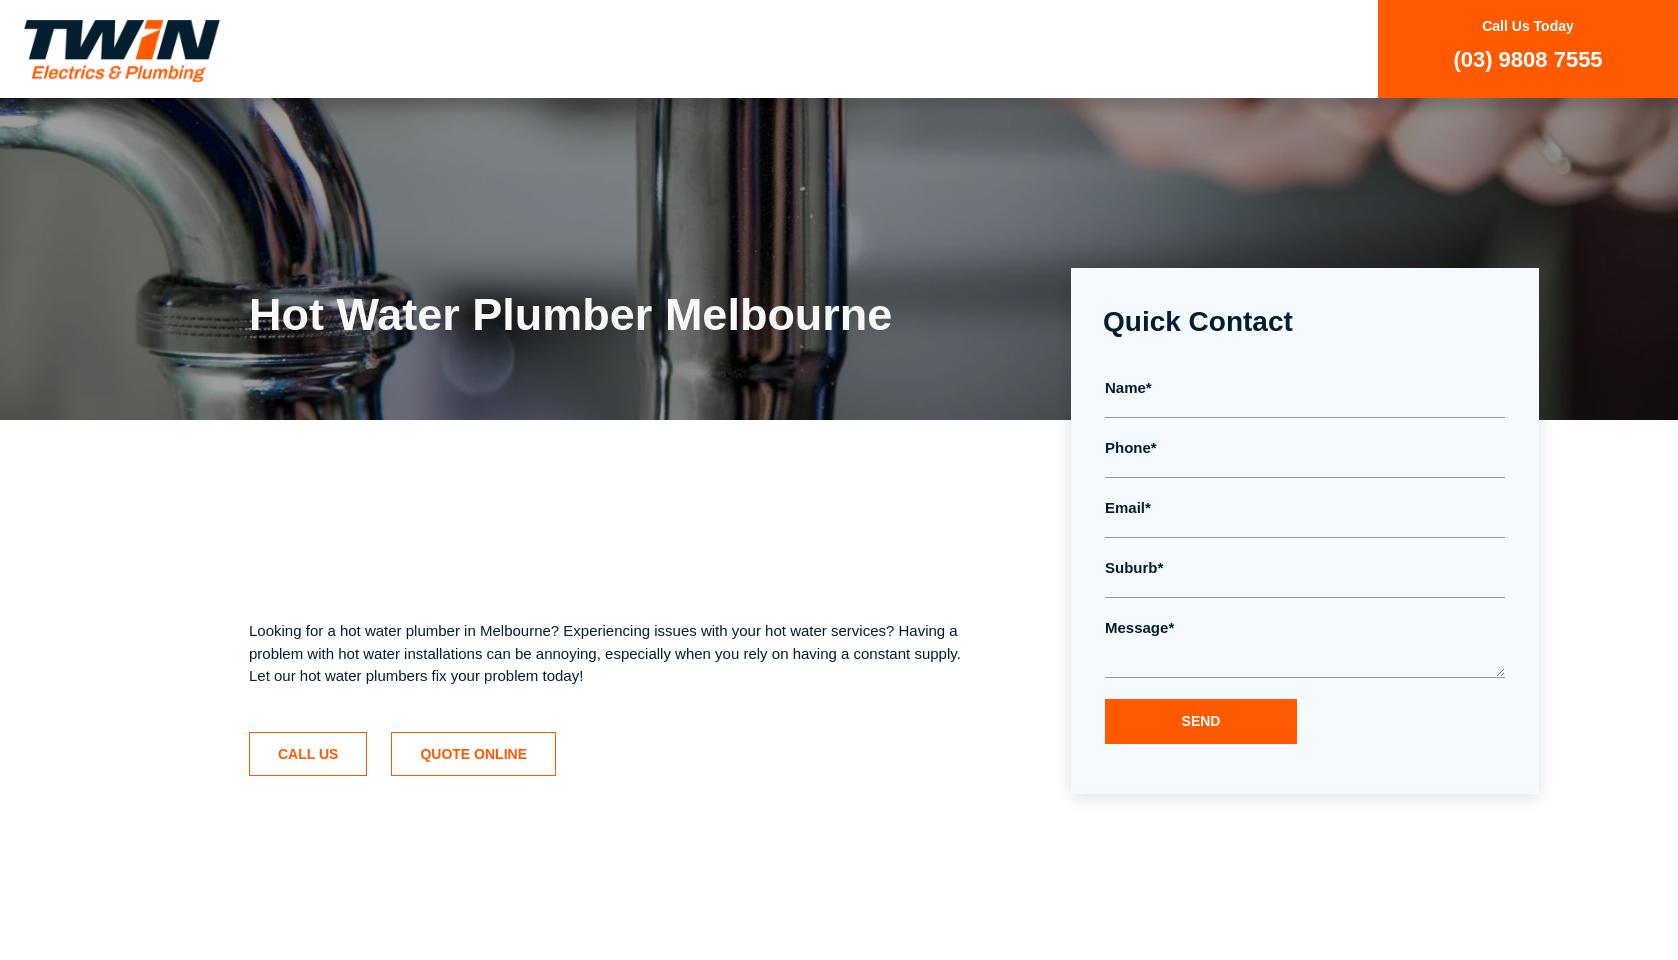  I want to click on 'Send', so click(1180, 720).